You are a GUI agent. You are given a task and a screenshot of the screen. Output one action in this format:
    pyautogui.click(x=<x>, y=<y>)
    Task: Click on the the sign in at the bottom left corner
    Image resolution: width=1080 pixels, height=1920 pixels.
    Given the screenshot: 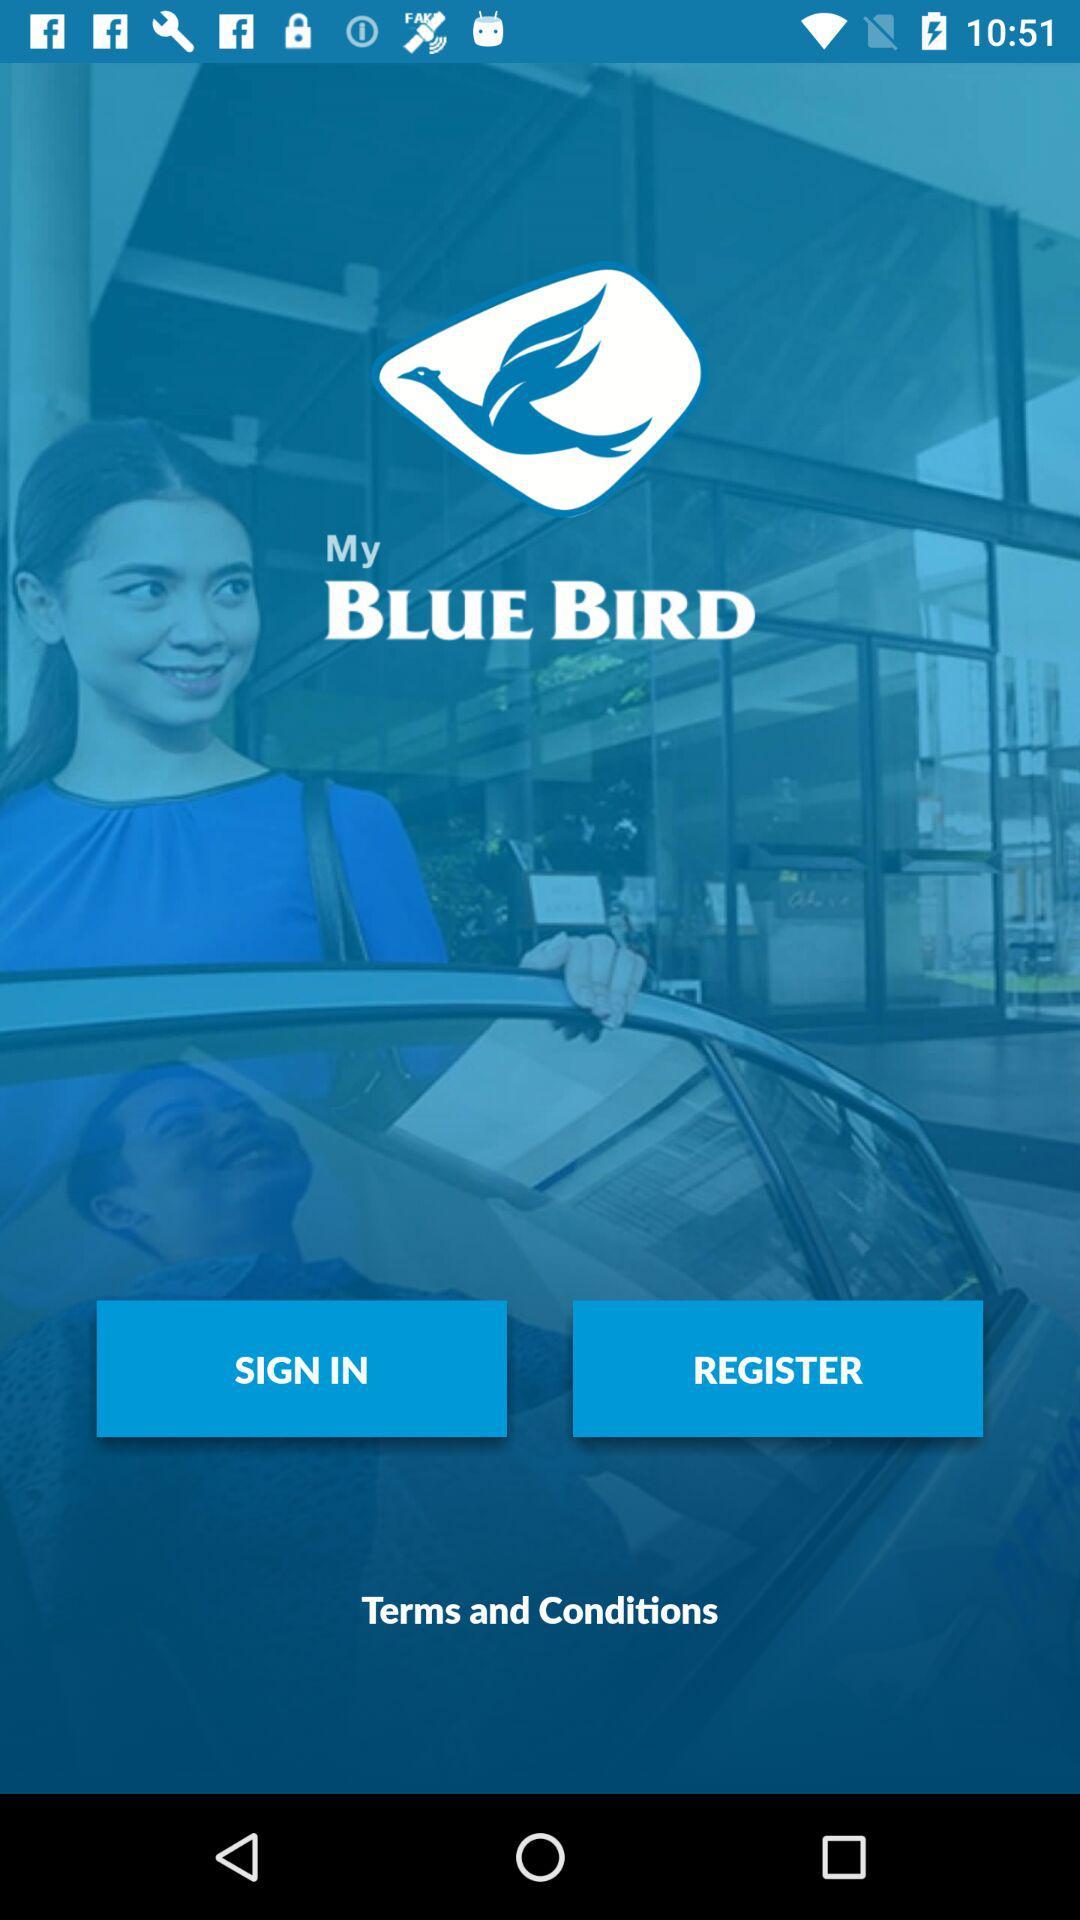 What is the action you would take?
    pyautogui.click(x=301, y=1367)
    